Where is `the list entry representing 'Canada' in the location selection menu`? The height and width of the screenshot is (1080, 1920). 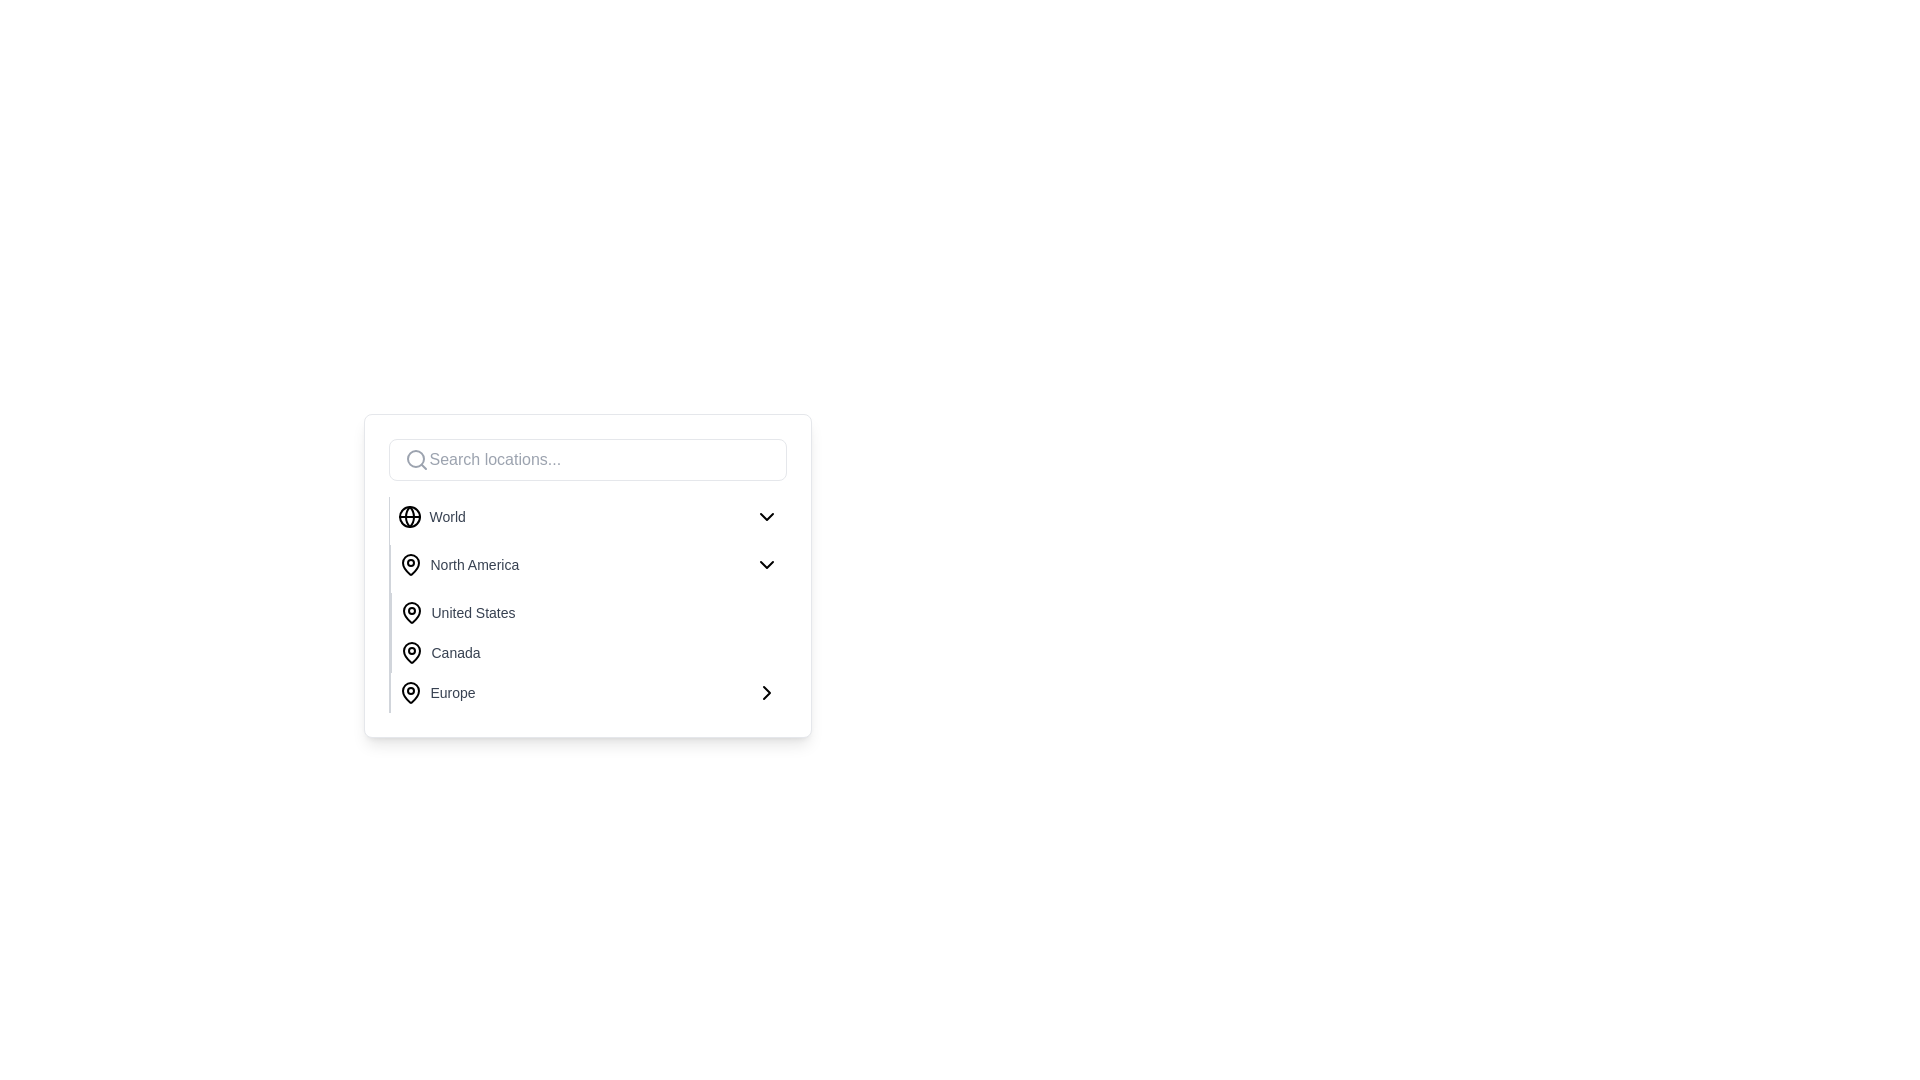 the list entry representing 'Canada' in the location selection menu is located at coordinates (587, 652).